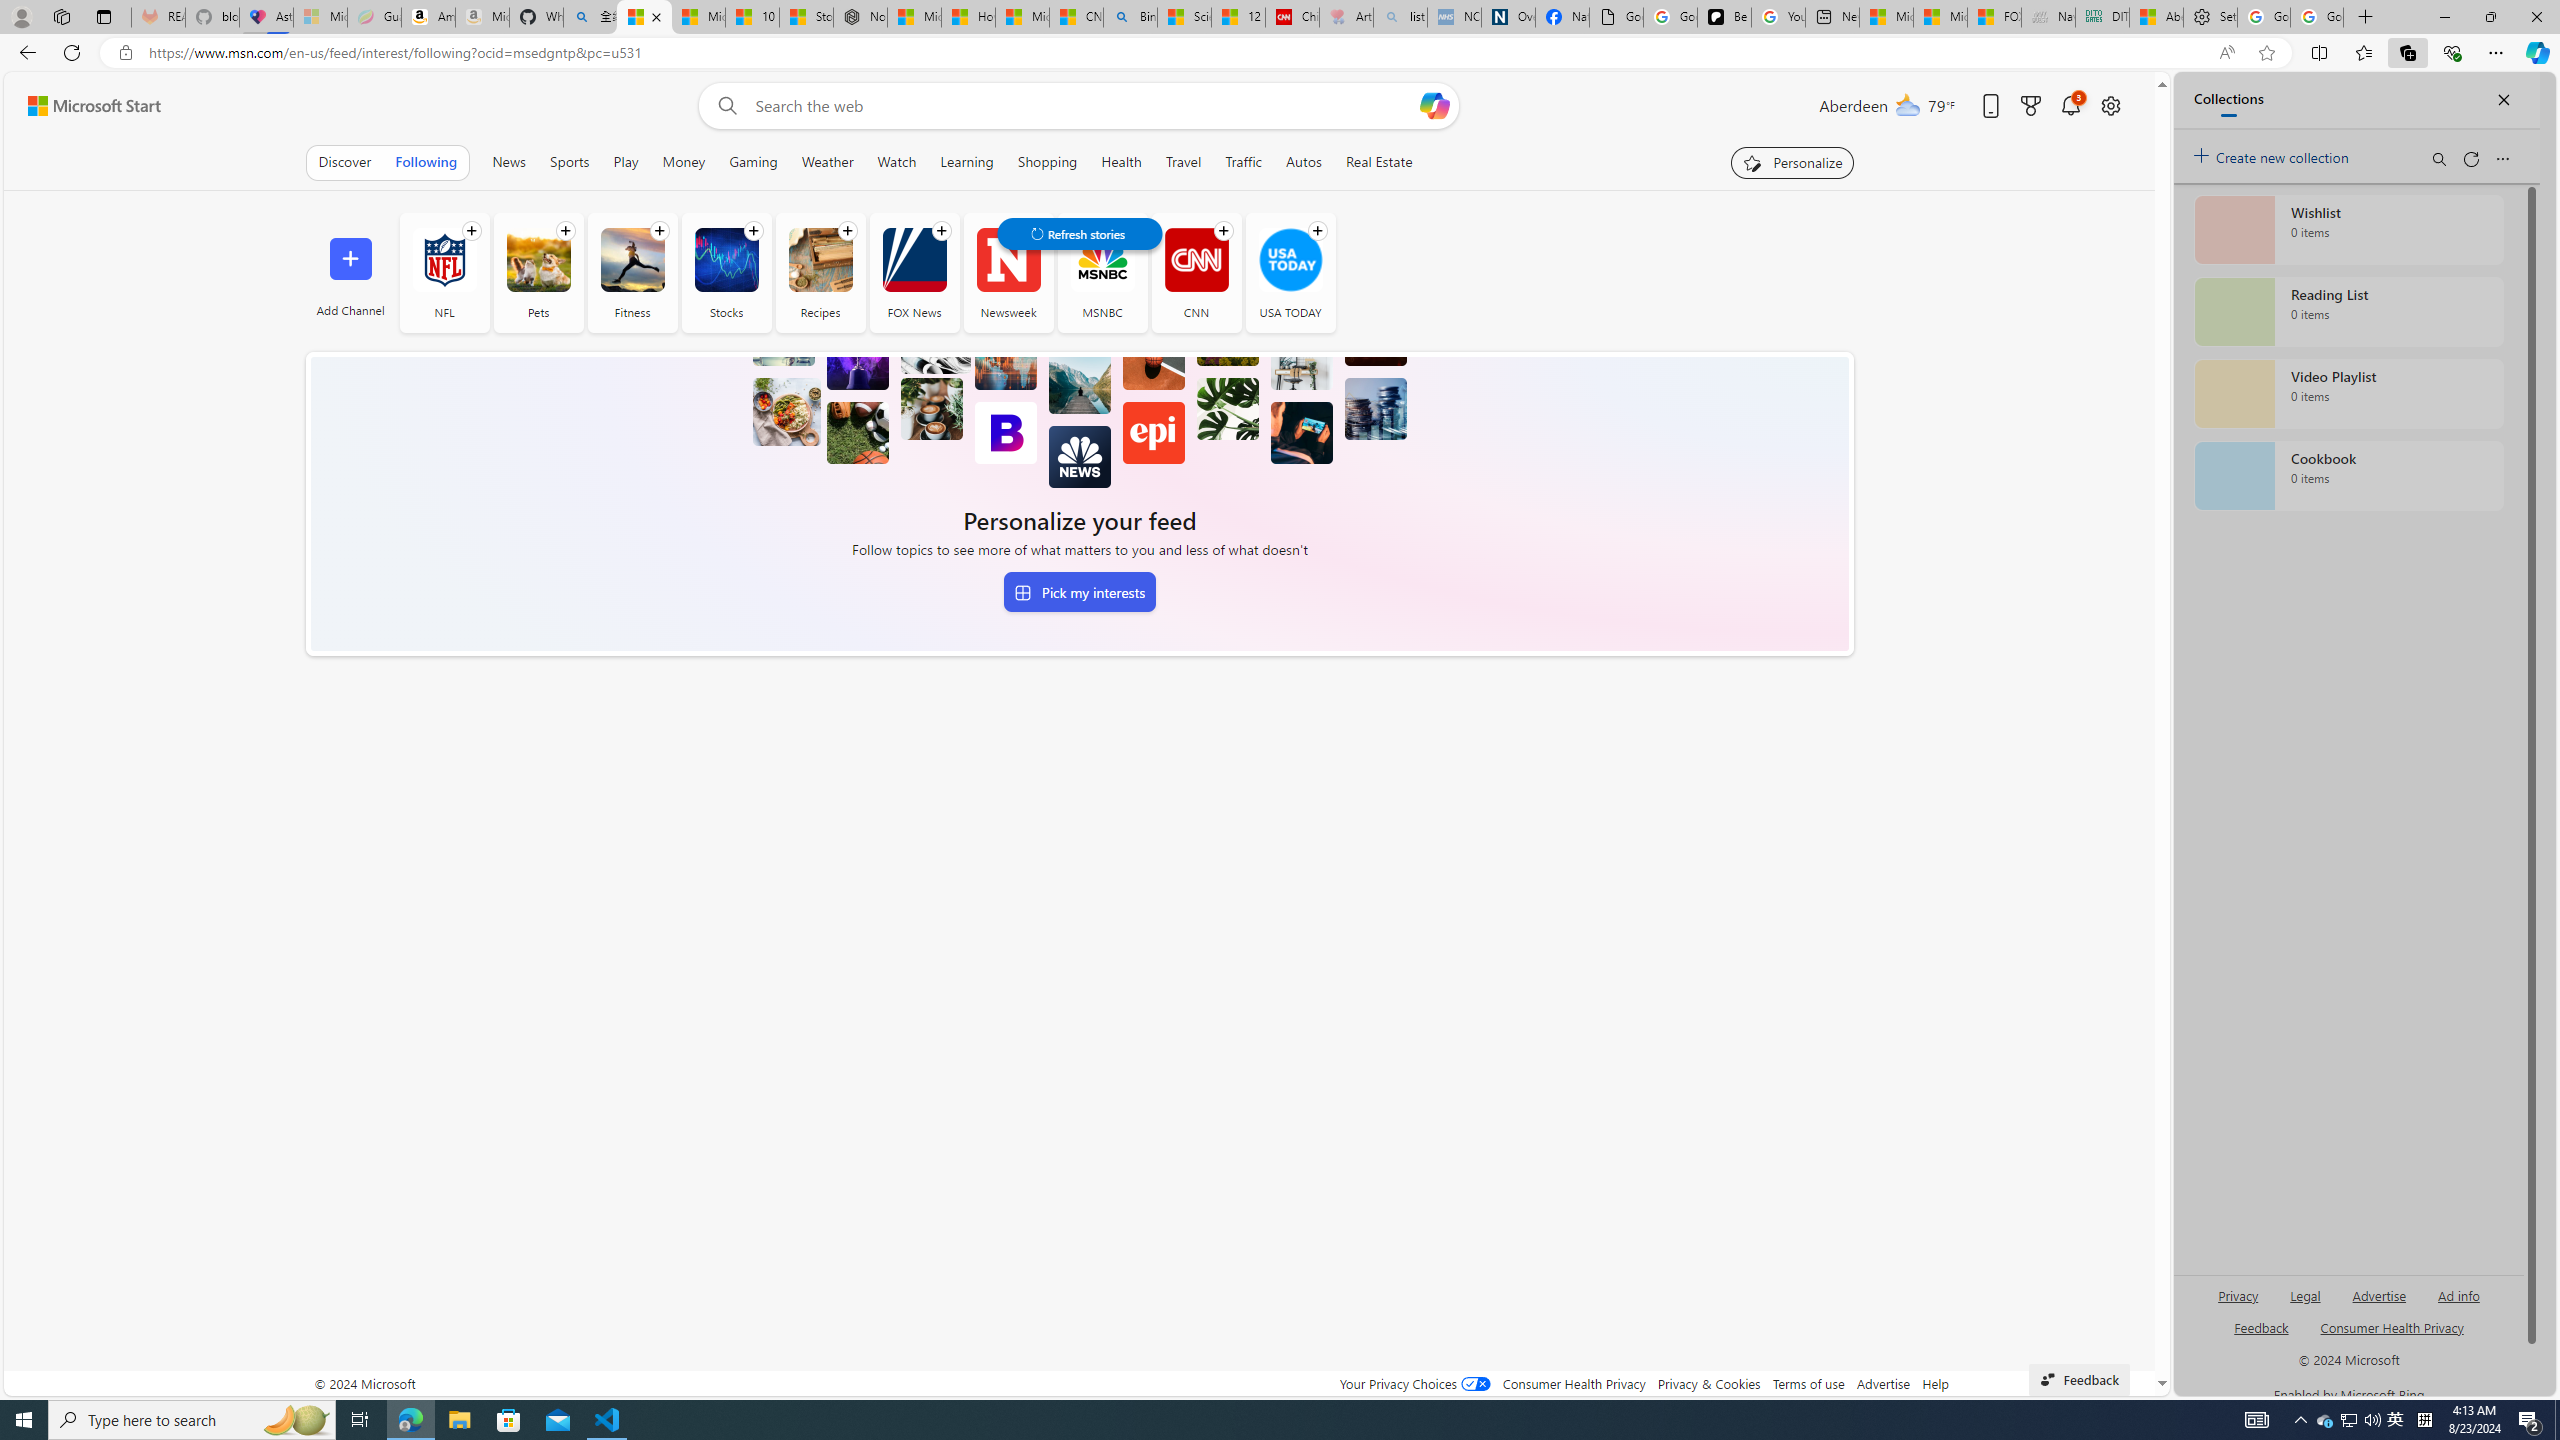  Describe the element at coordinates (1317, 229) in the screenshot. I see `'Follow channel'` at that location.